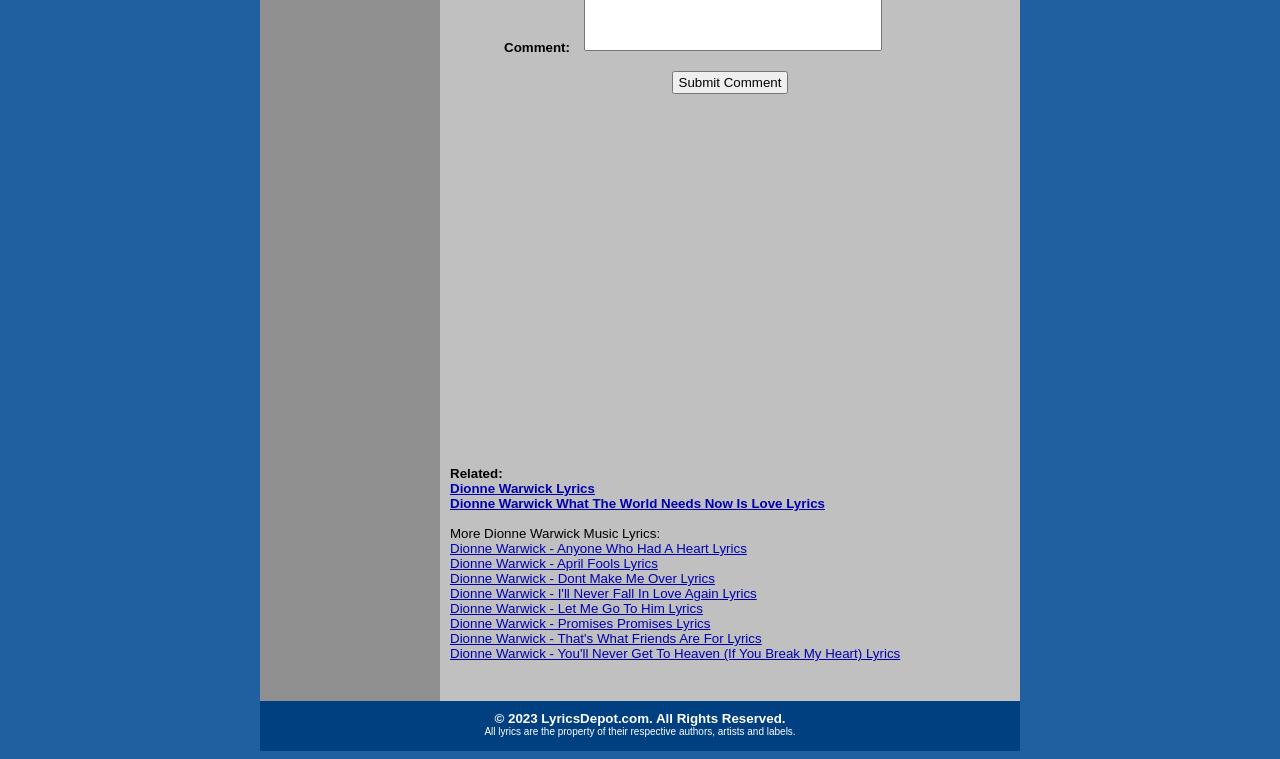 This screenshot has height=759, width=1280. What do you see at coordinates (483, 731) in the screenshot?
I see `'All lyrics are the property of their respective authors, artists and labels.'` at bounding box center [483, 731].